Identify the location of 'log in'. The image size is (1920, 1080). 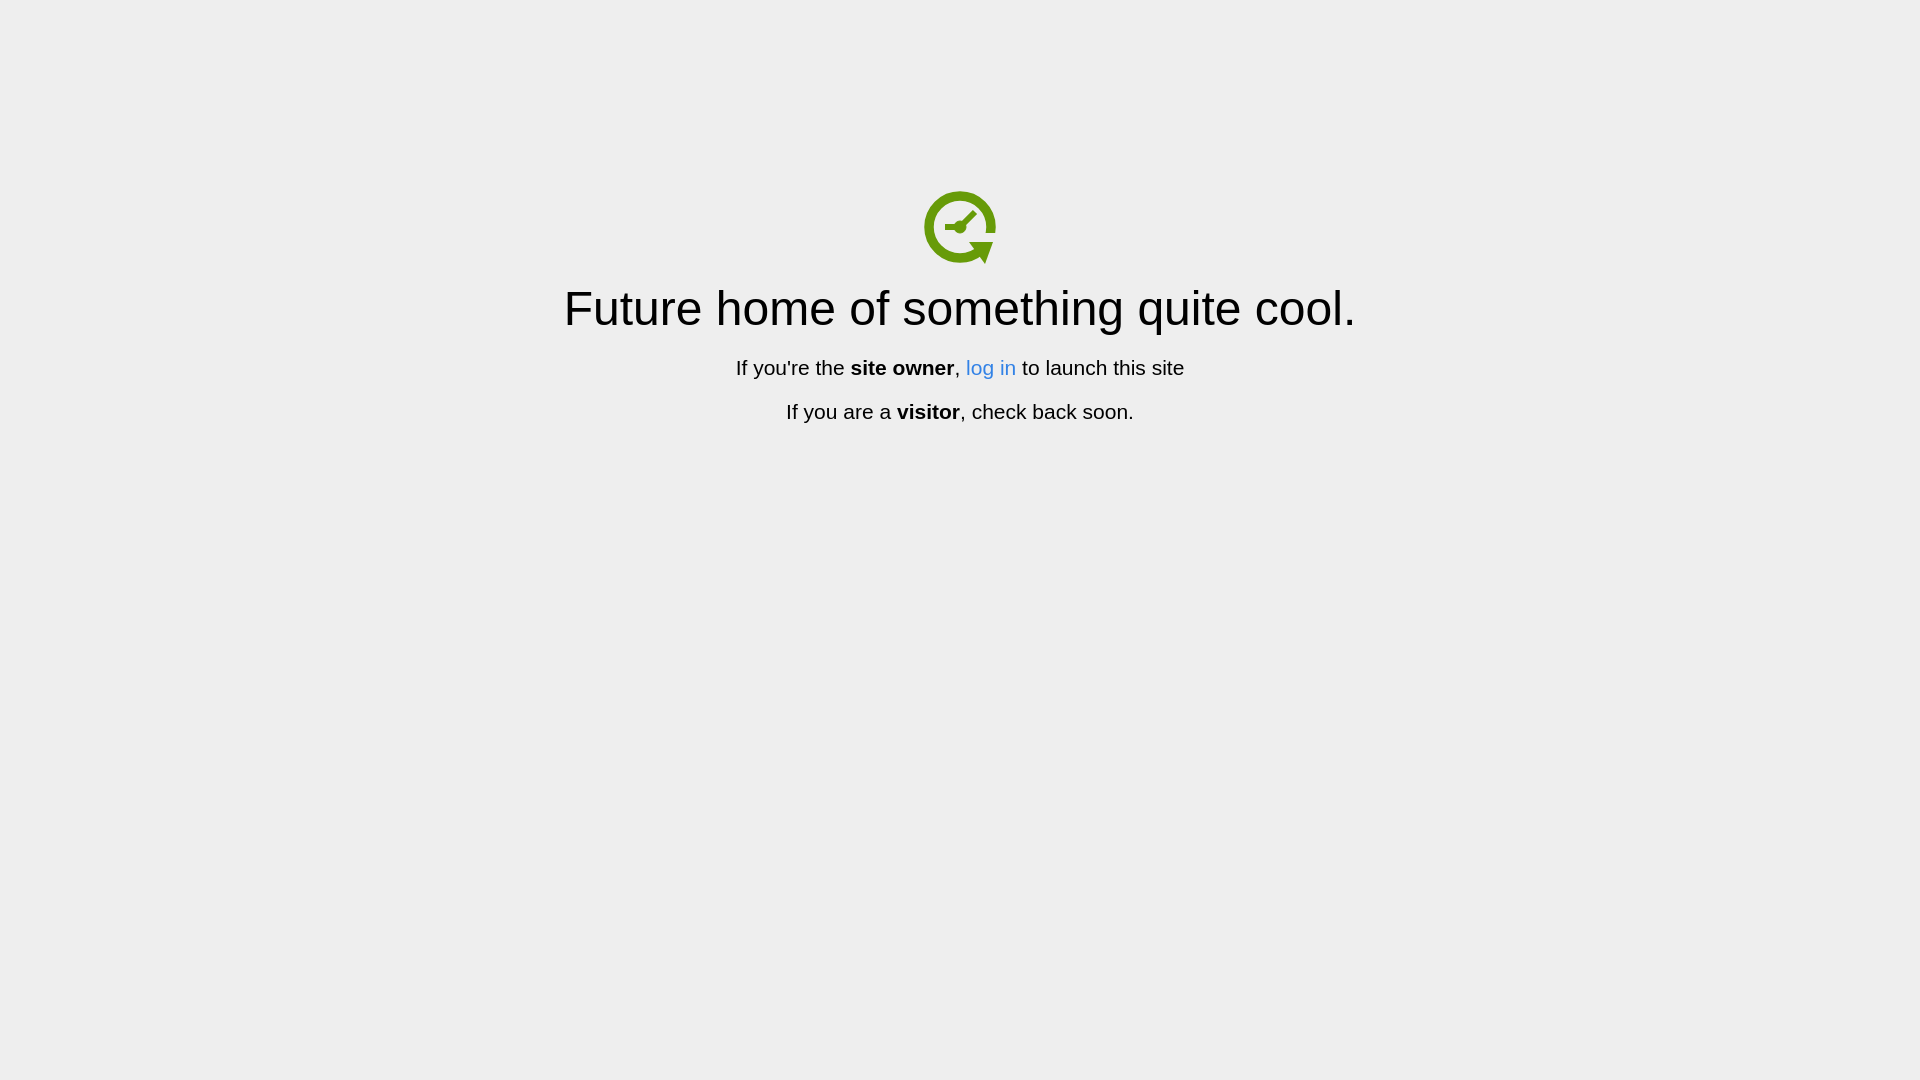
(990, 367).